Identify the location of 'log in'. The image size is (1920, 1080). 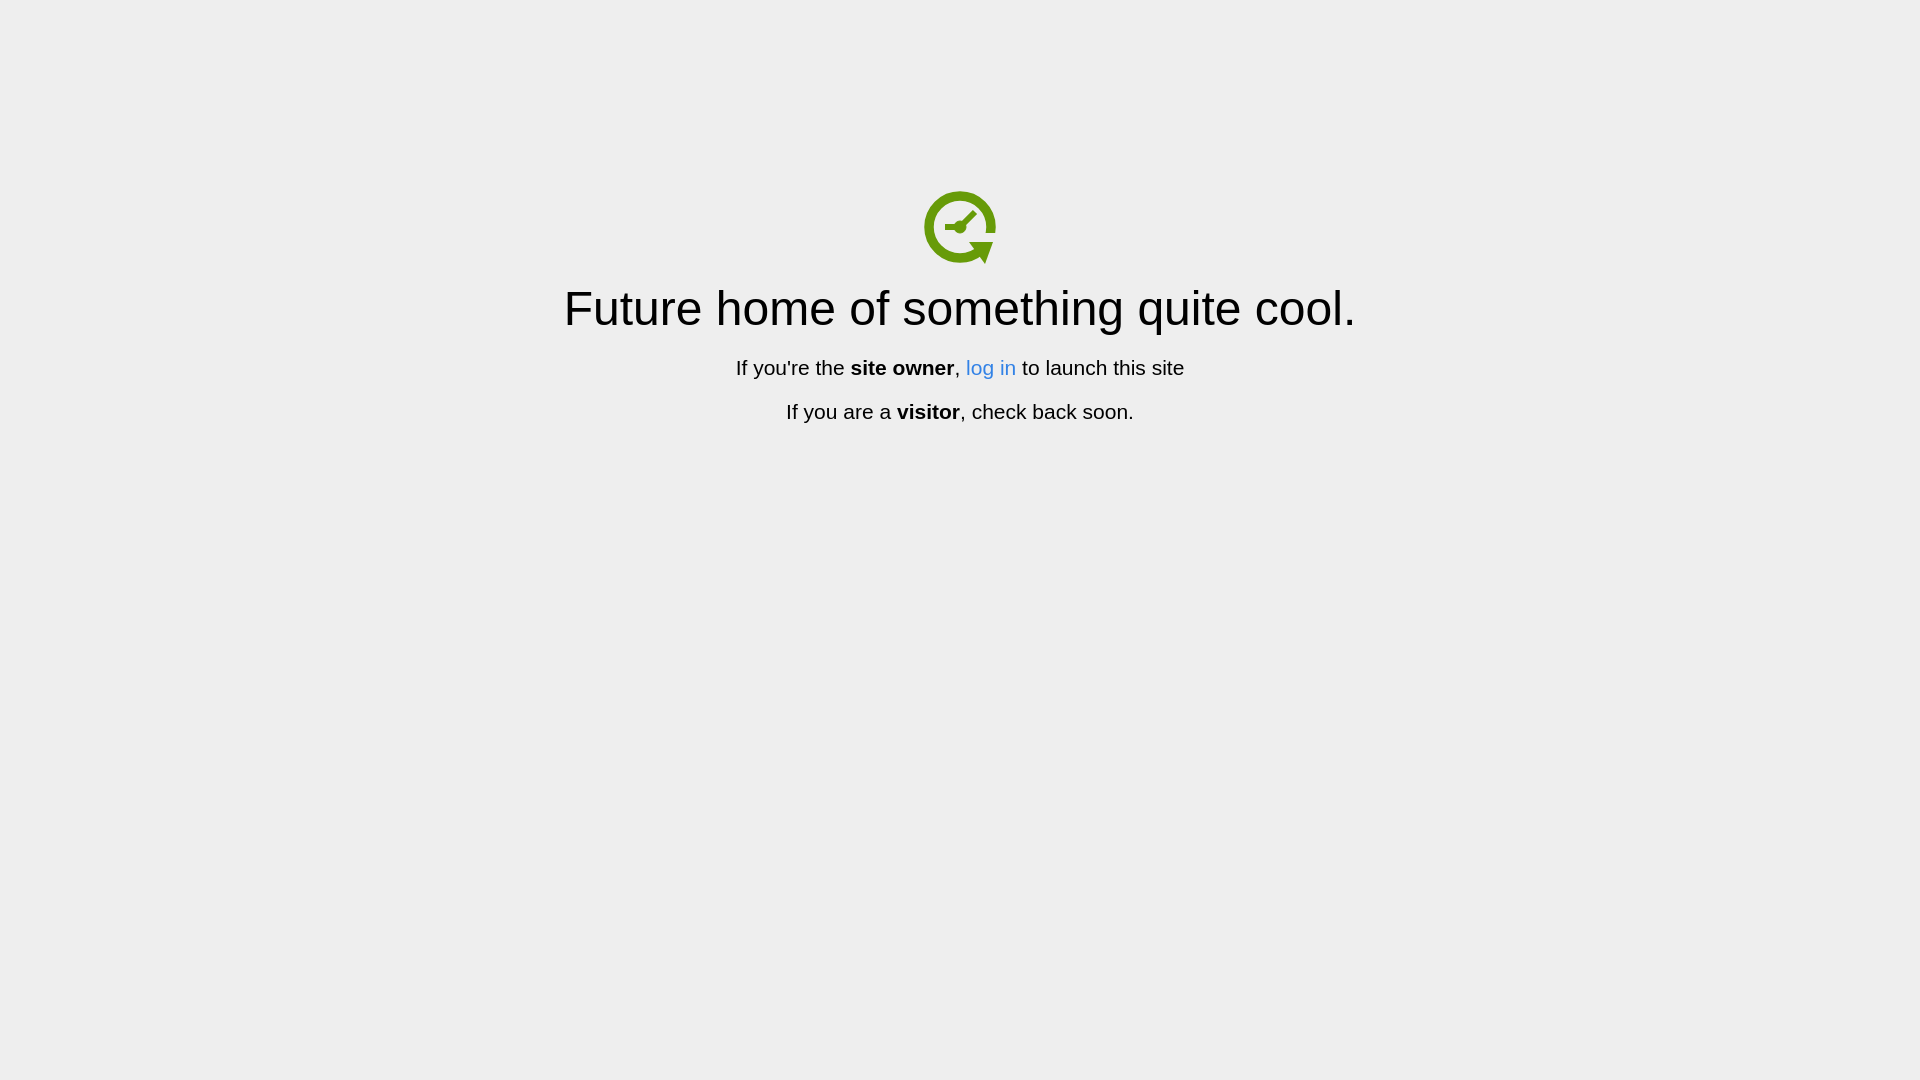
(990, 367).